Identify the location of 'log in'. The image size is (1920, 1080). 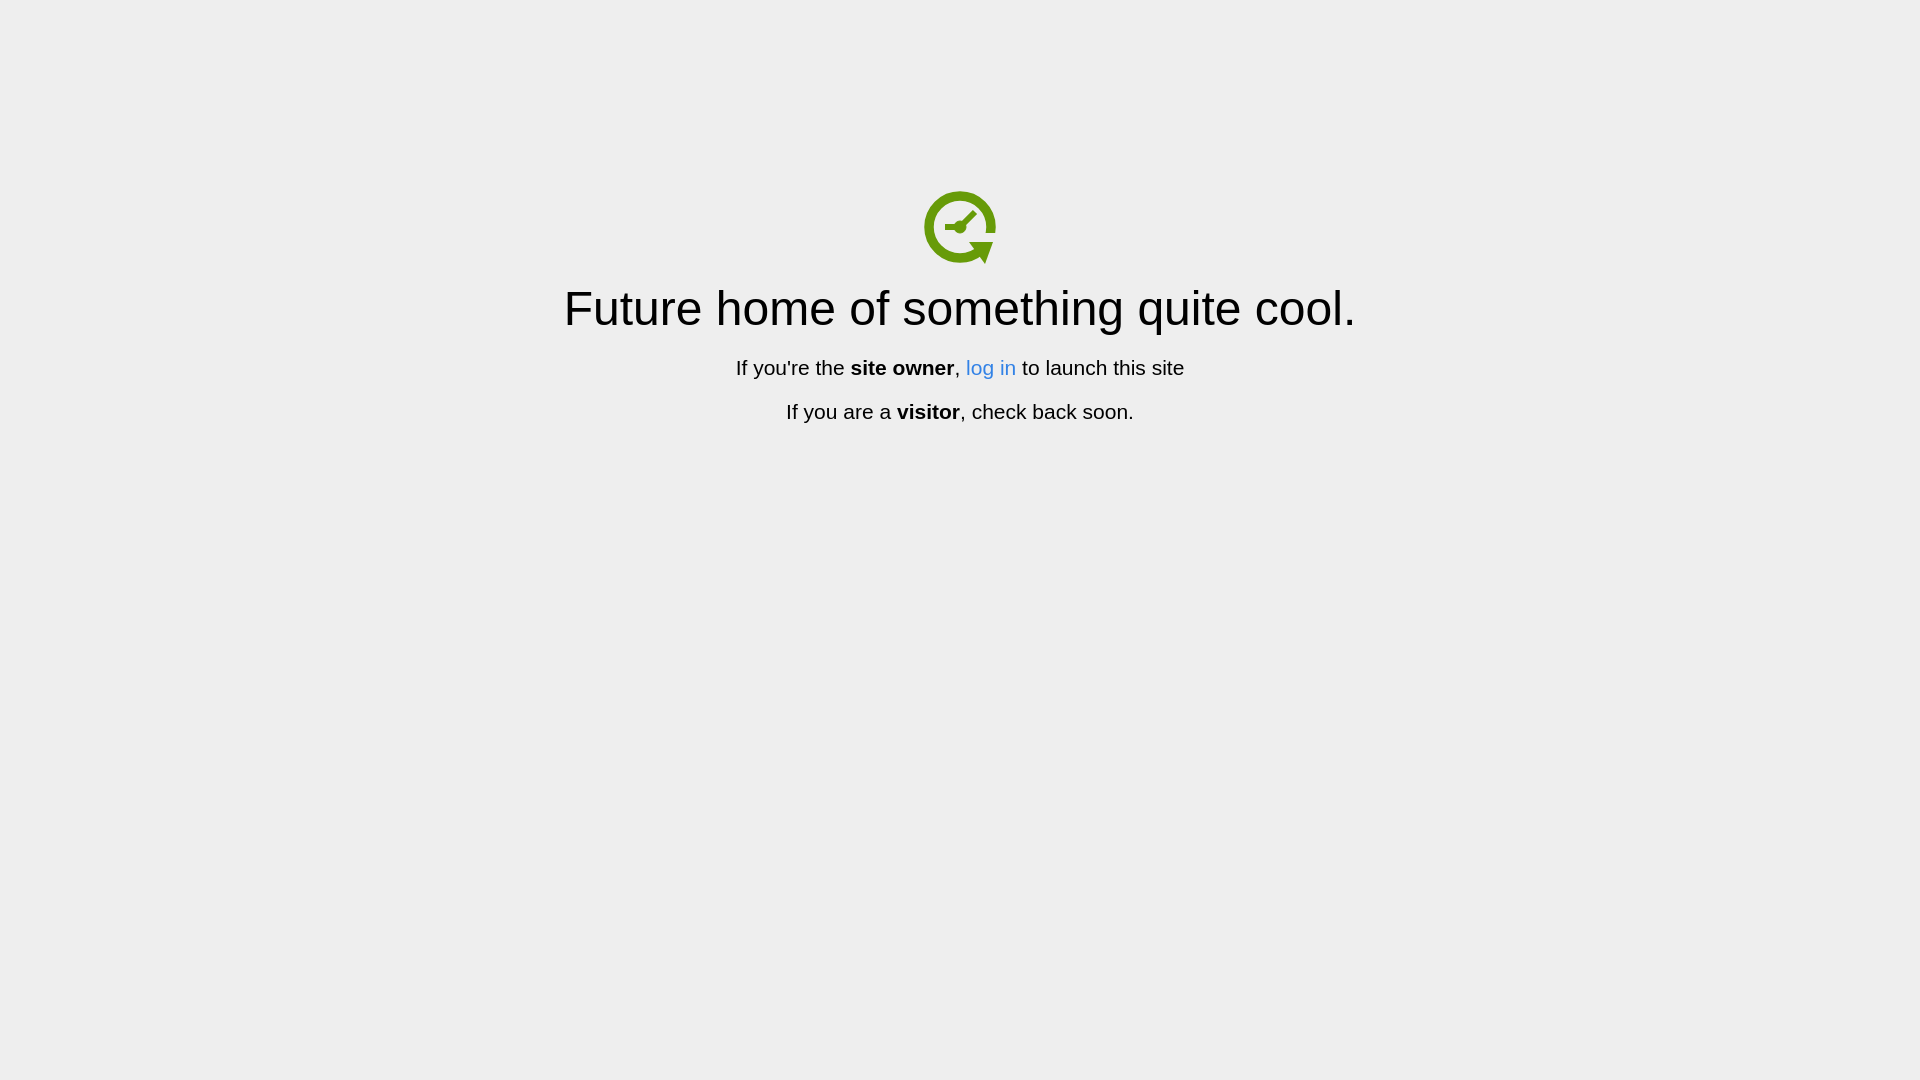
(990, 367).